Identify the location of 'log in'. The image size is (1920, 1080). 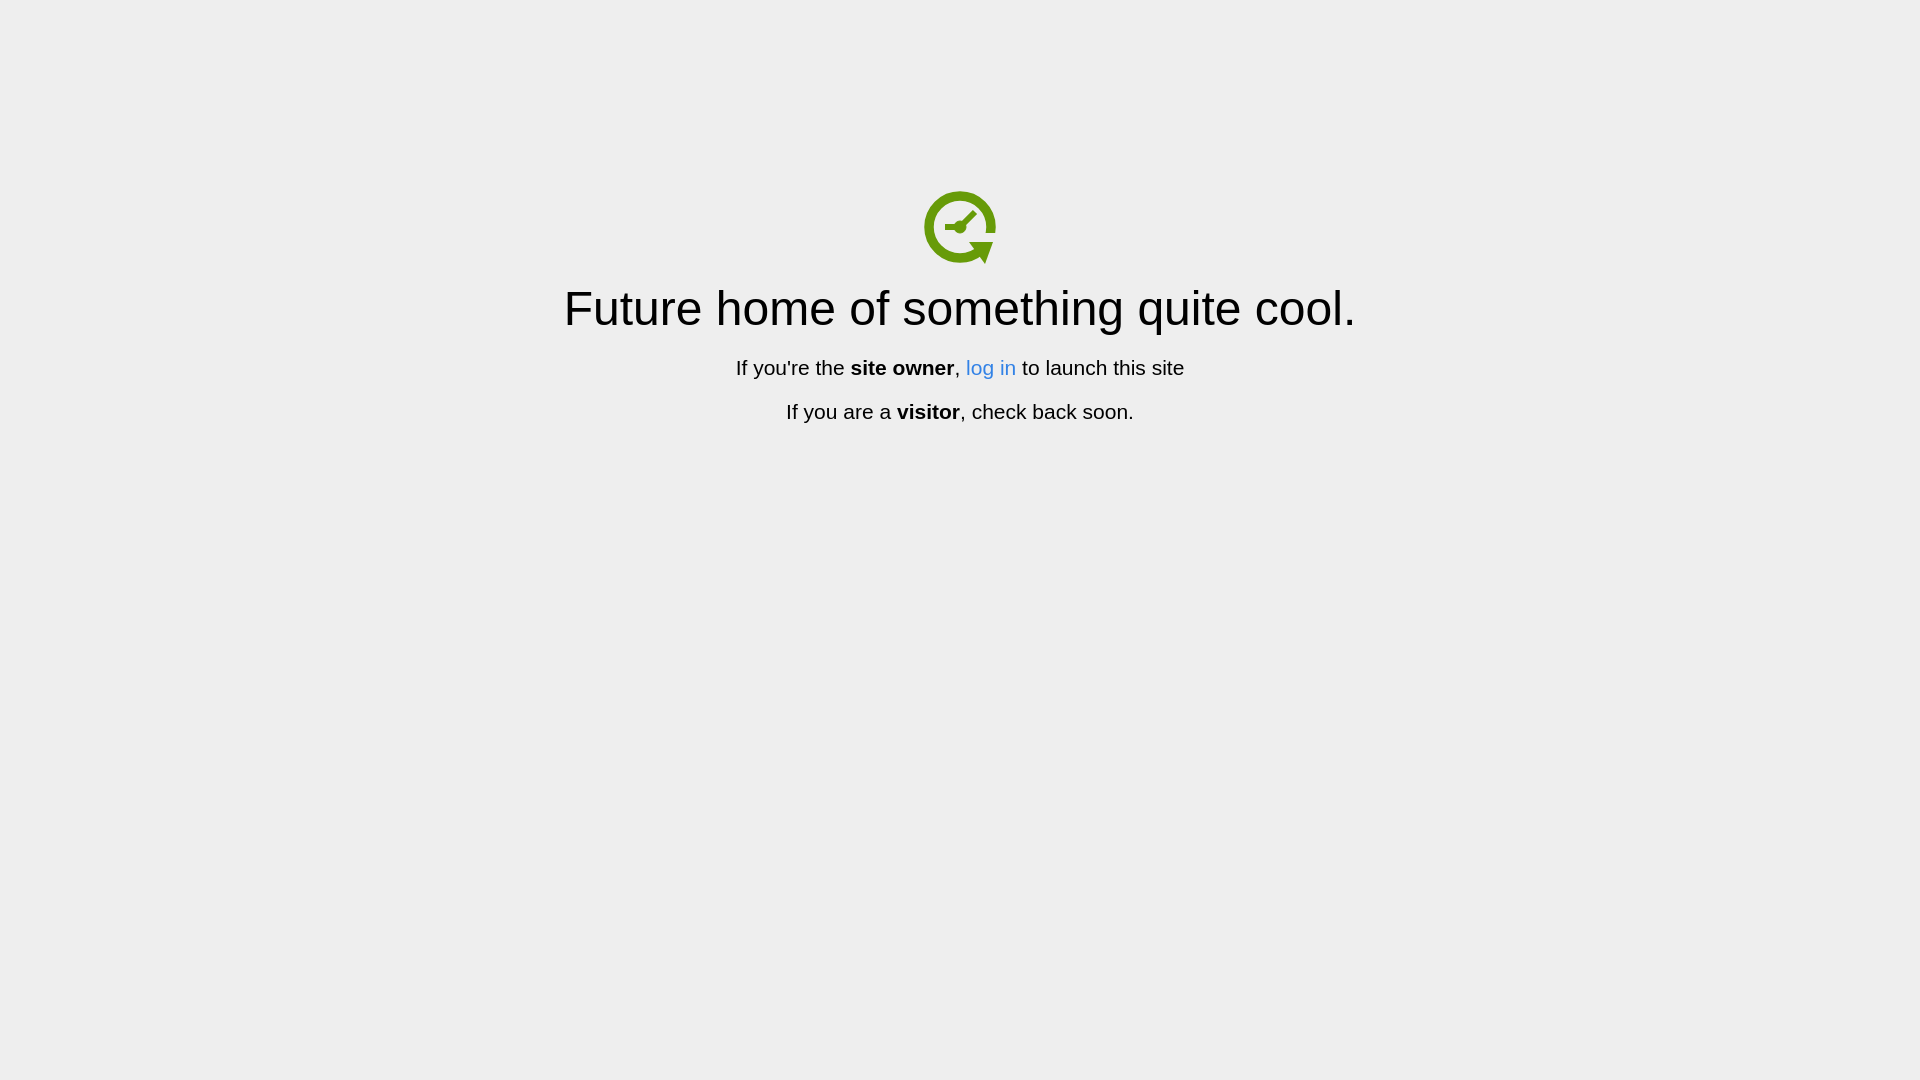
(990, 367).